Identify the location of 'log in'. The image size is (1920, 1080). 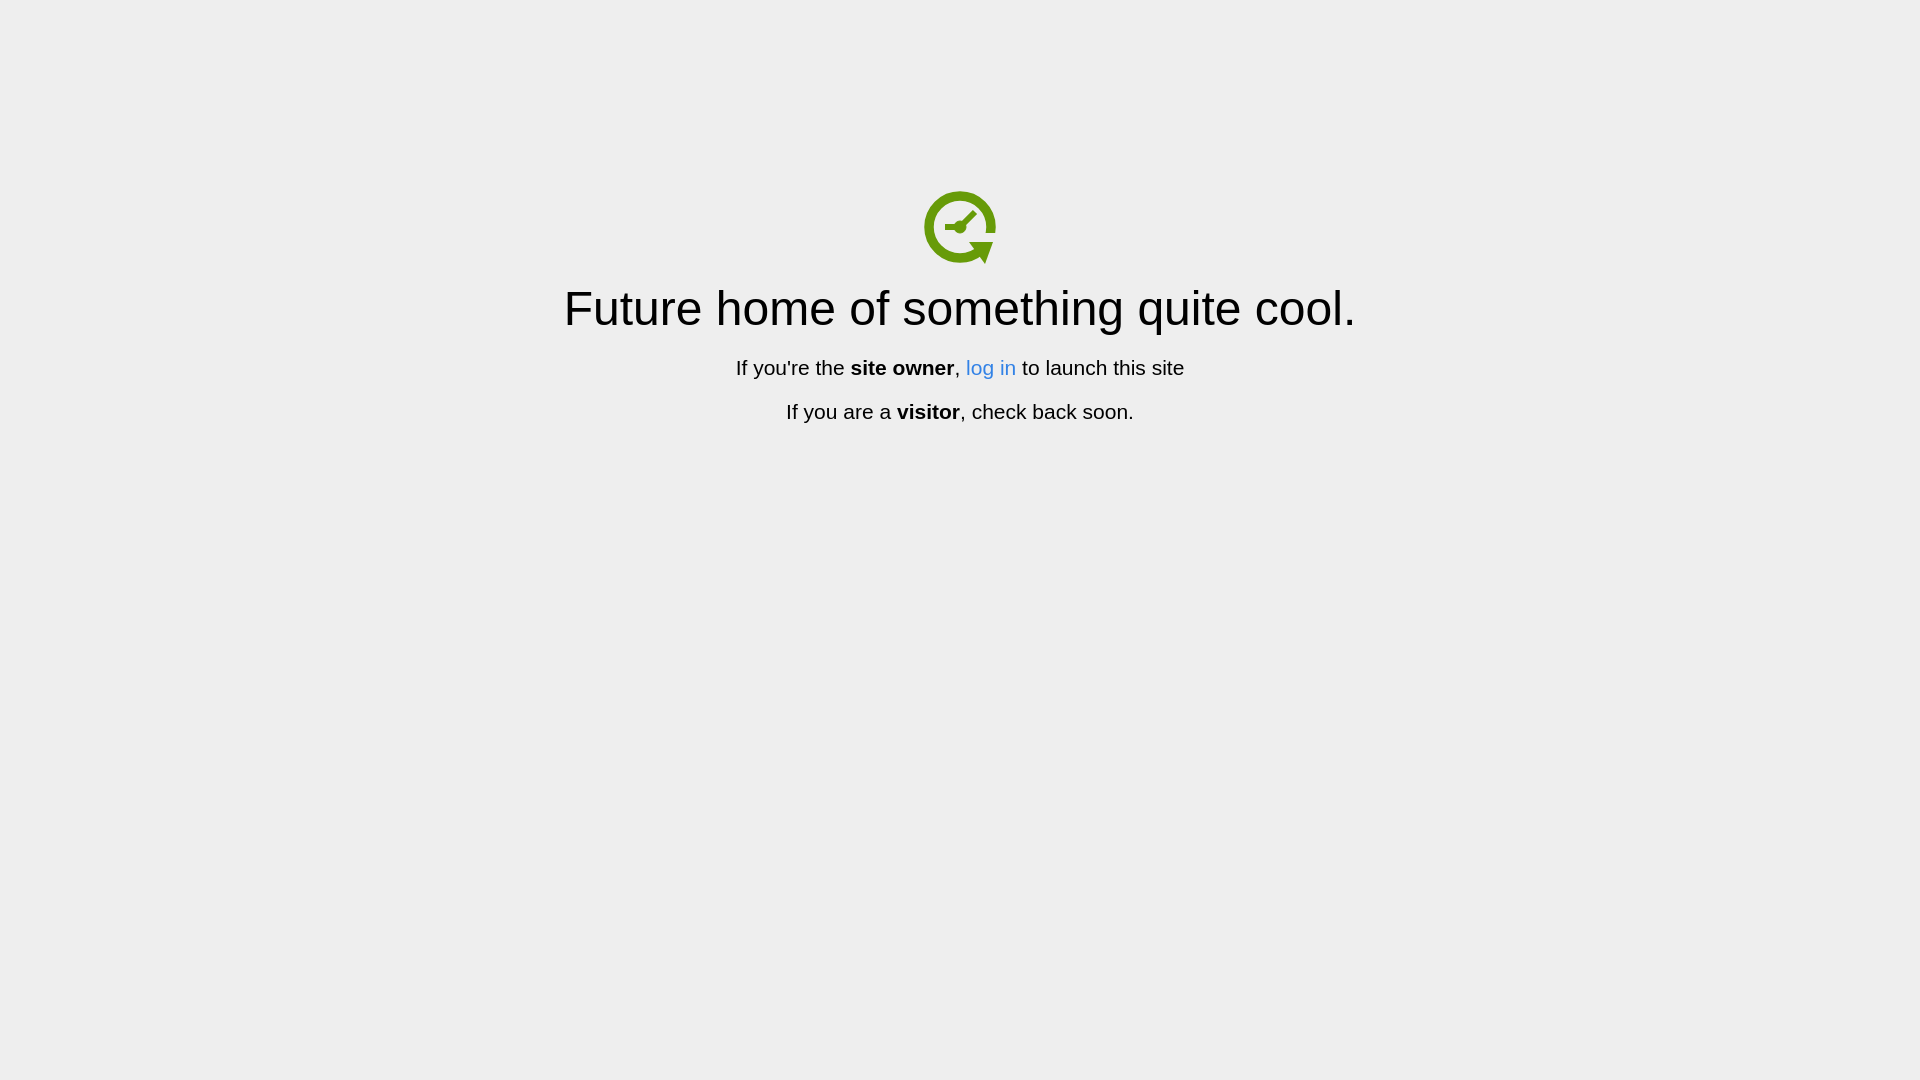
(990, 367).